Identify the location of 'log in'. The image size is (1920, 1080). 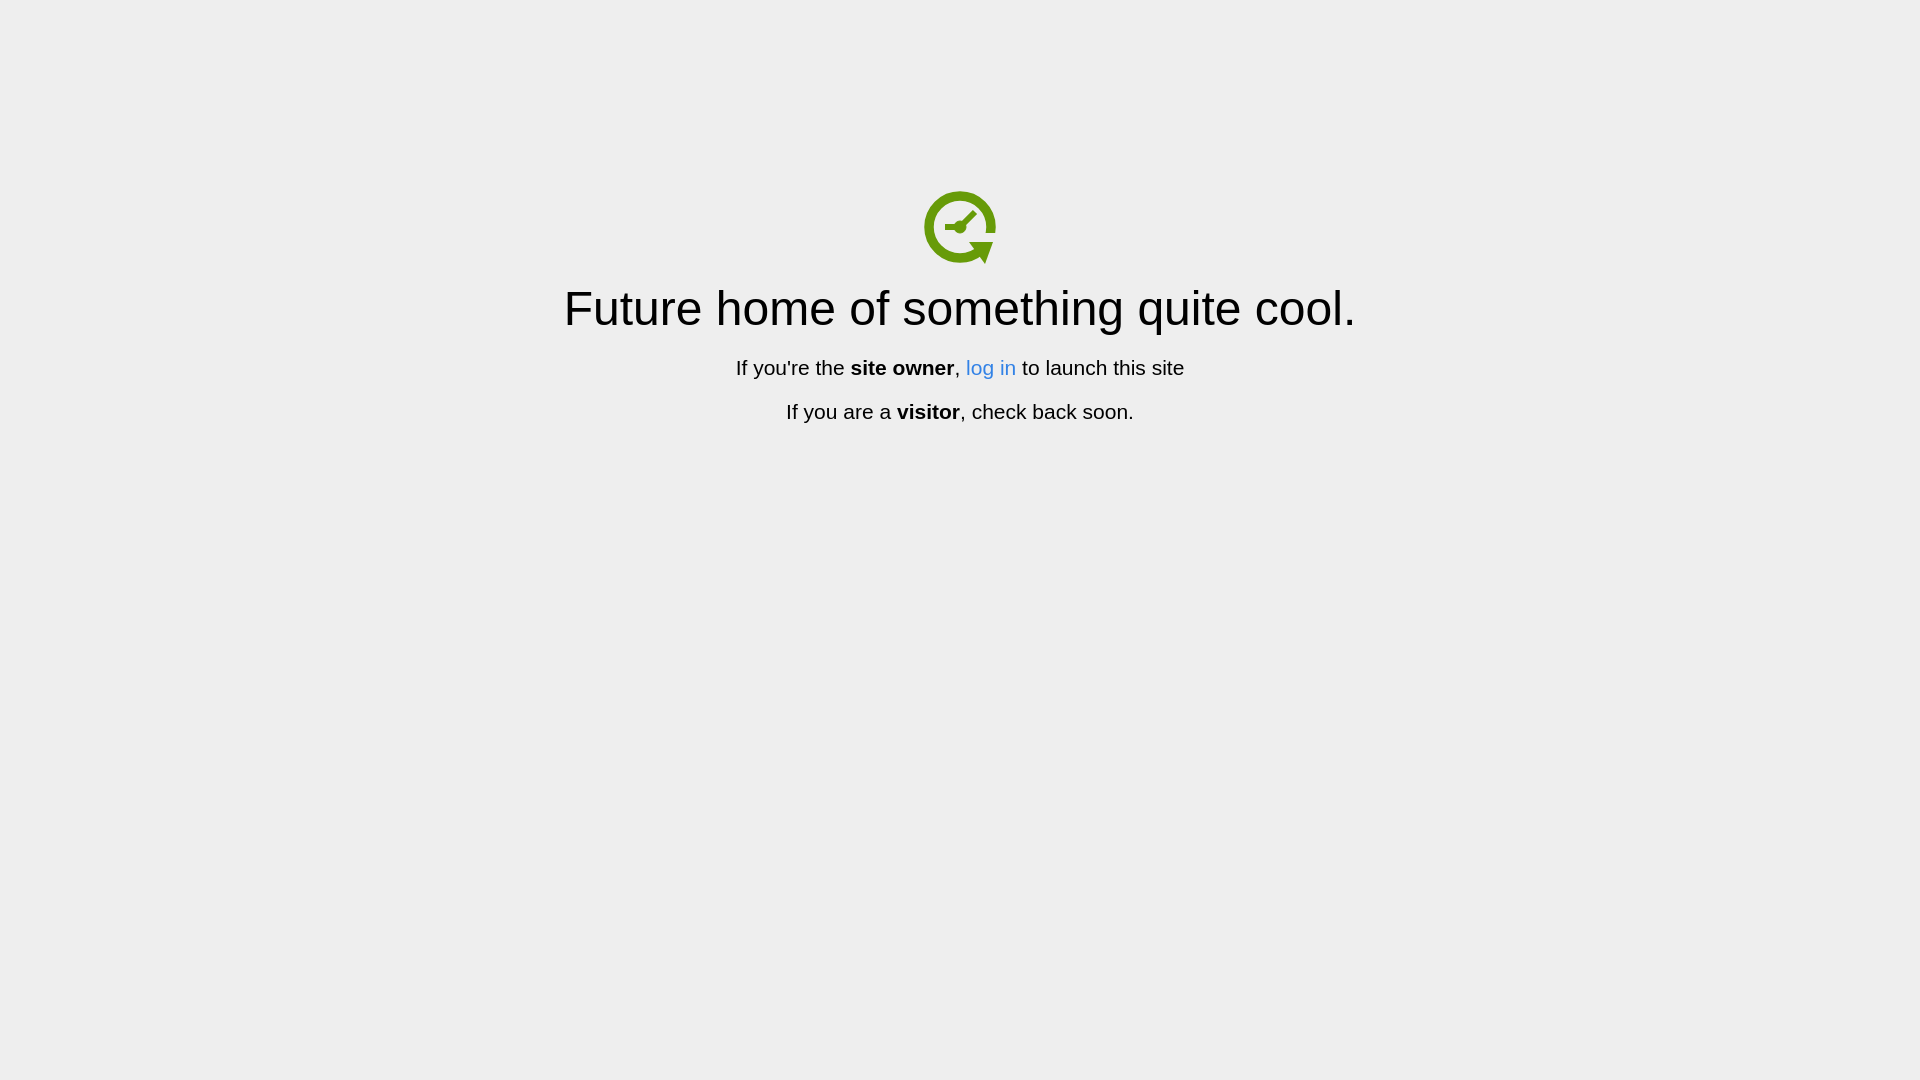
(990, 367).